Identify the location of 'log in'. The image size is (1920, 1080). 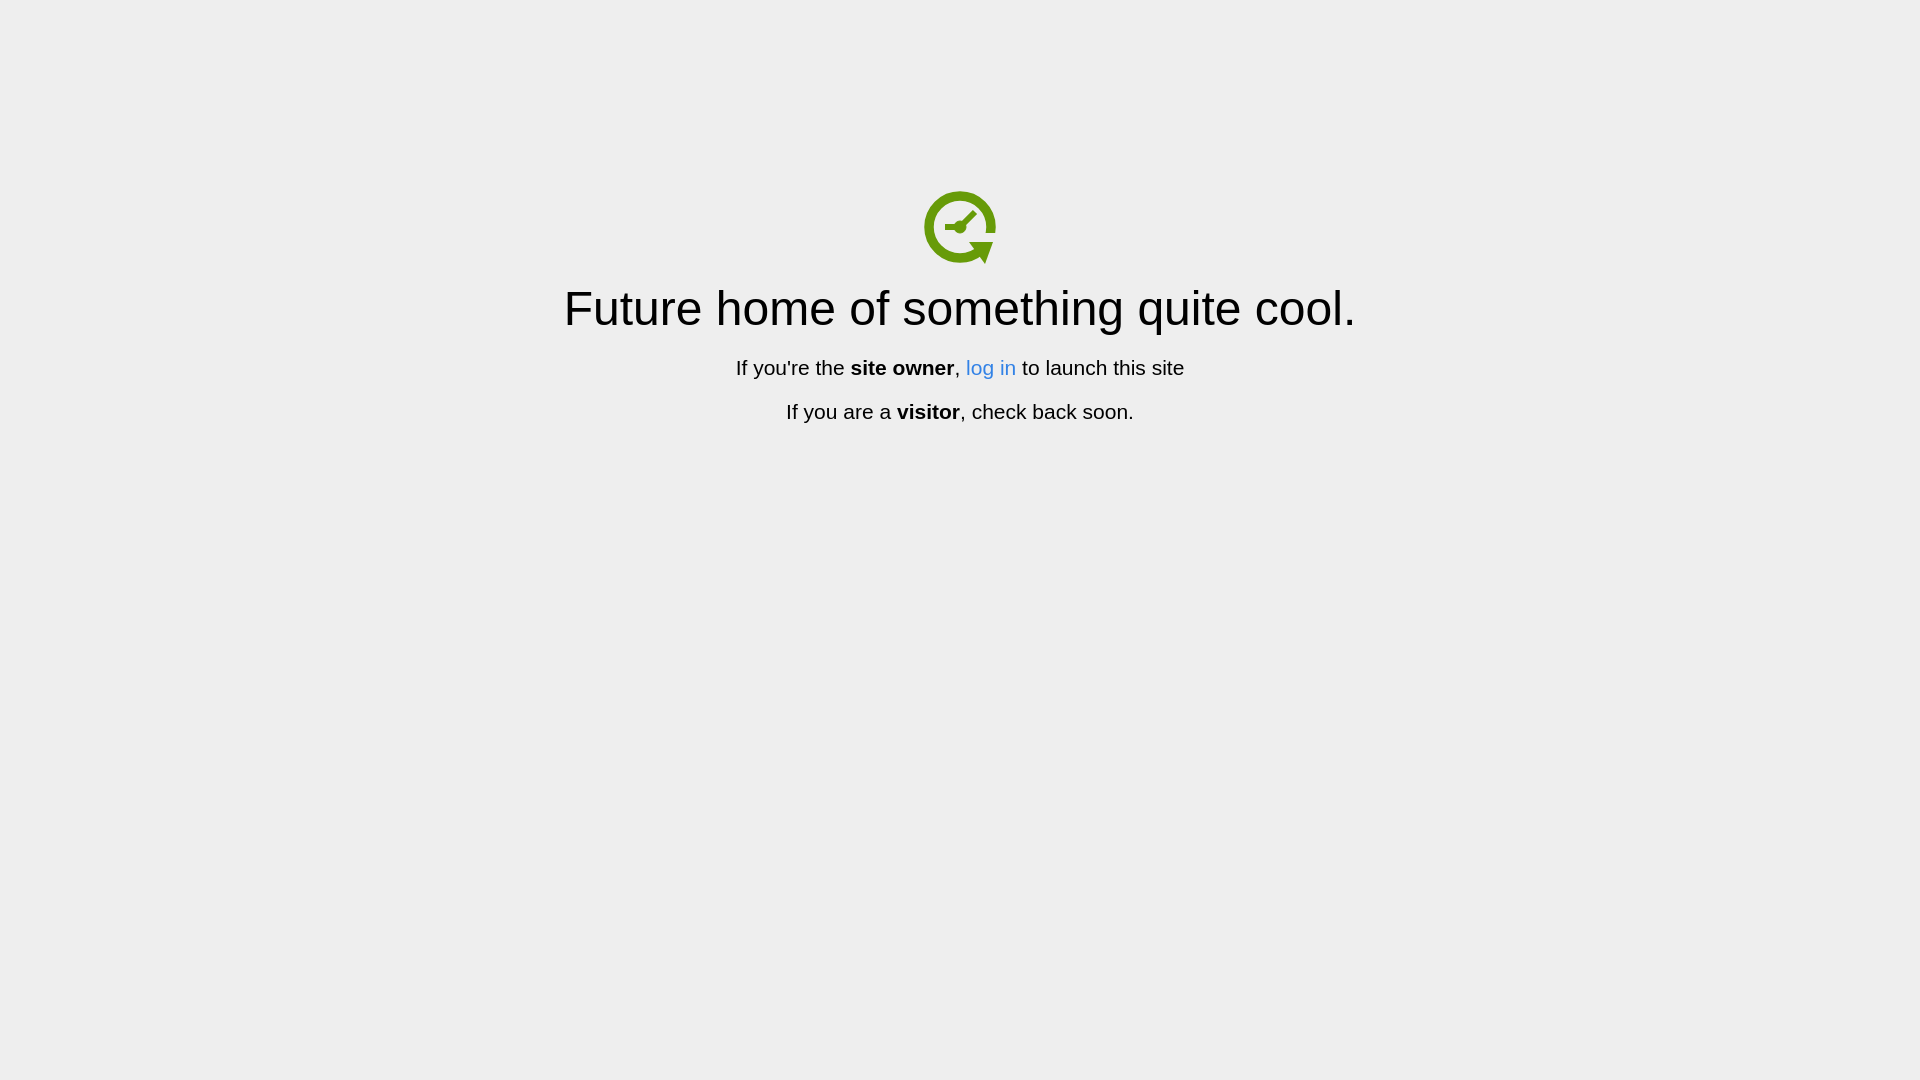
(990, 367).